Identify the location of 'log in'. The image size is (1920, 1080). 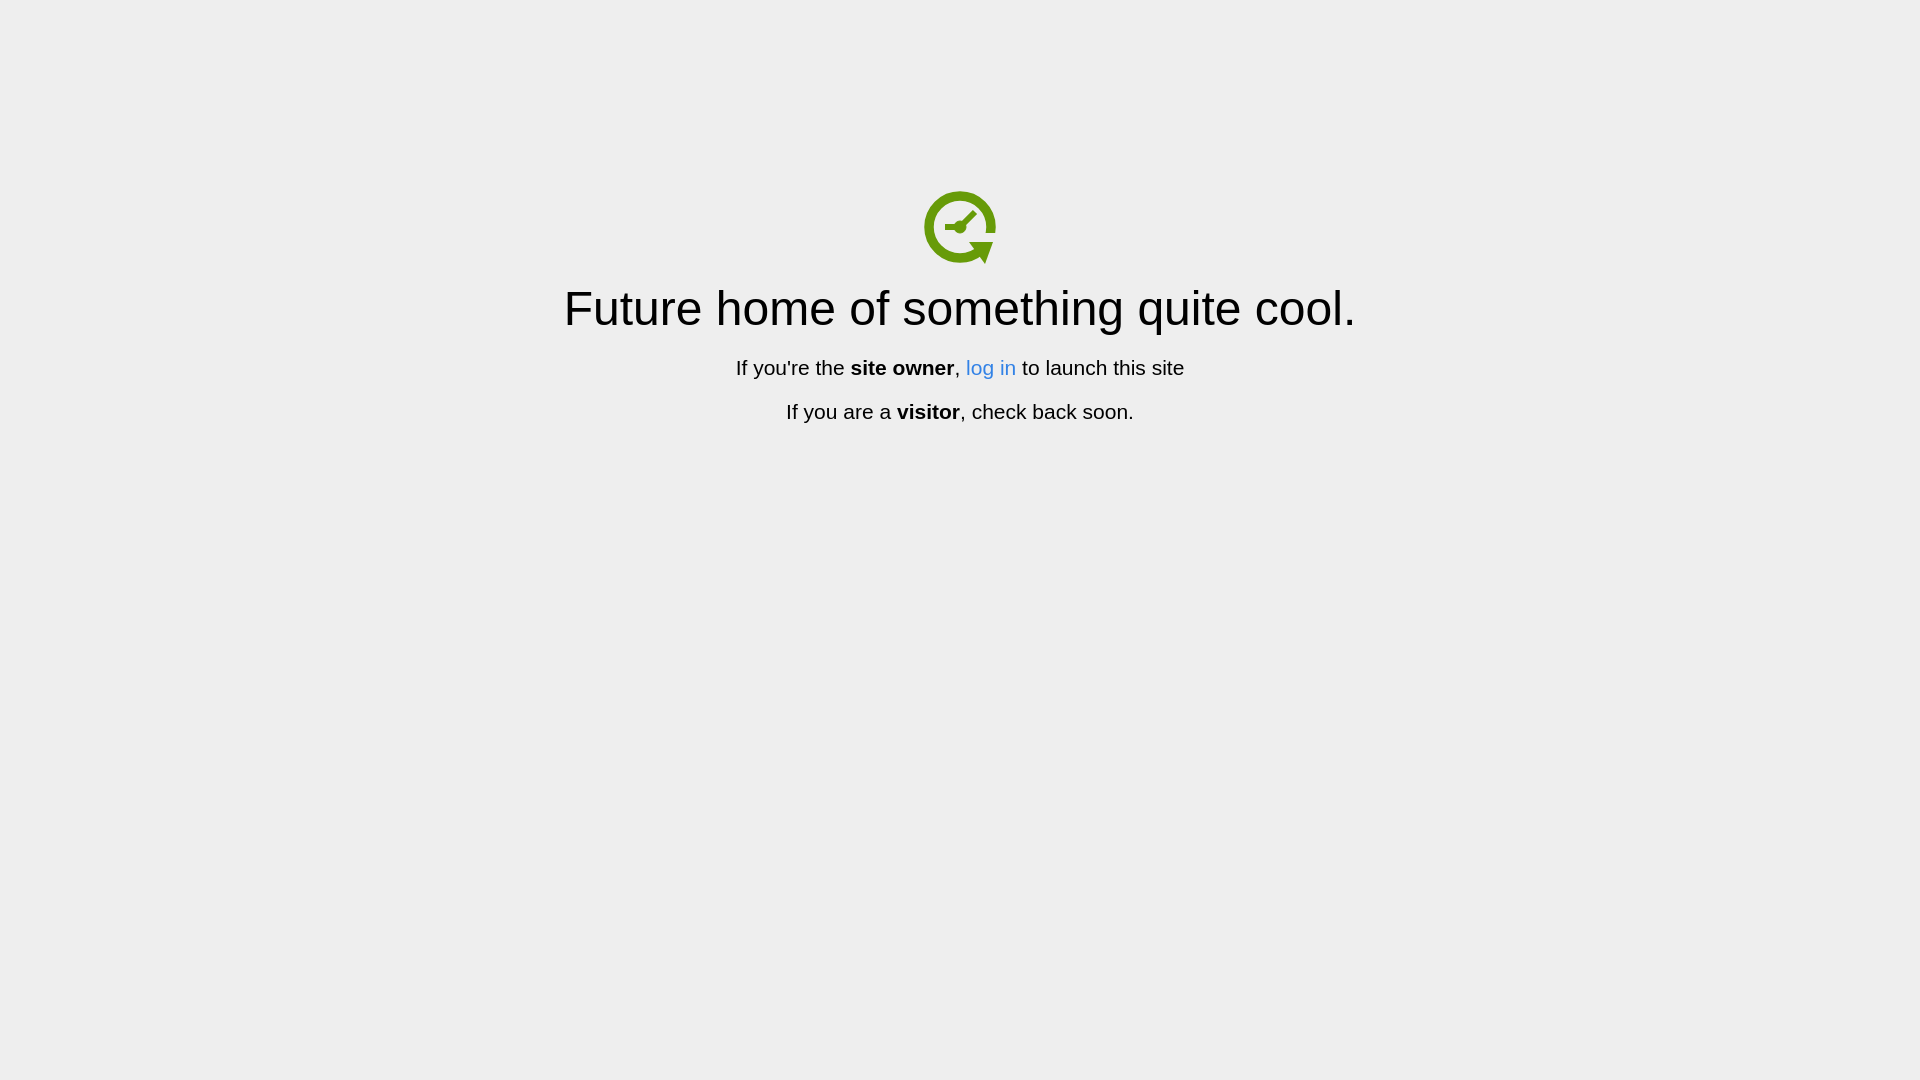
(990, 367).